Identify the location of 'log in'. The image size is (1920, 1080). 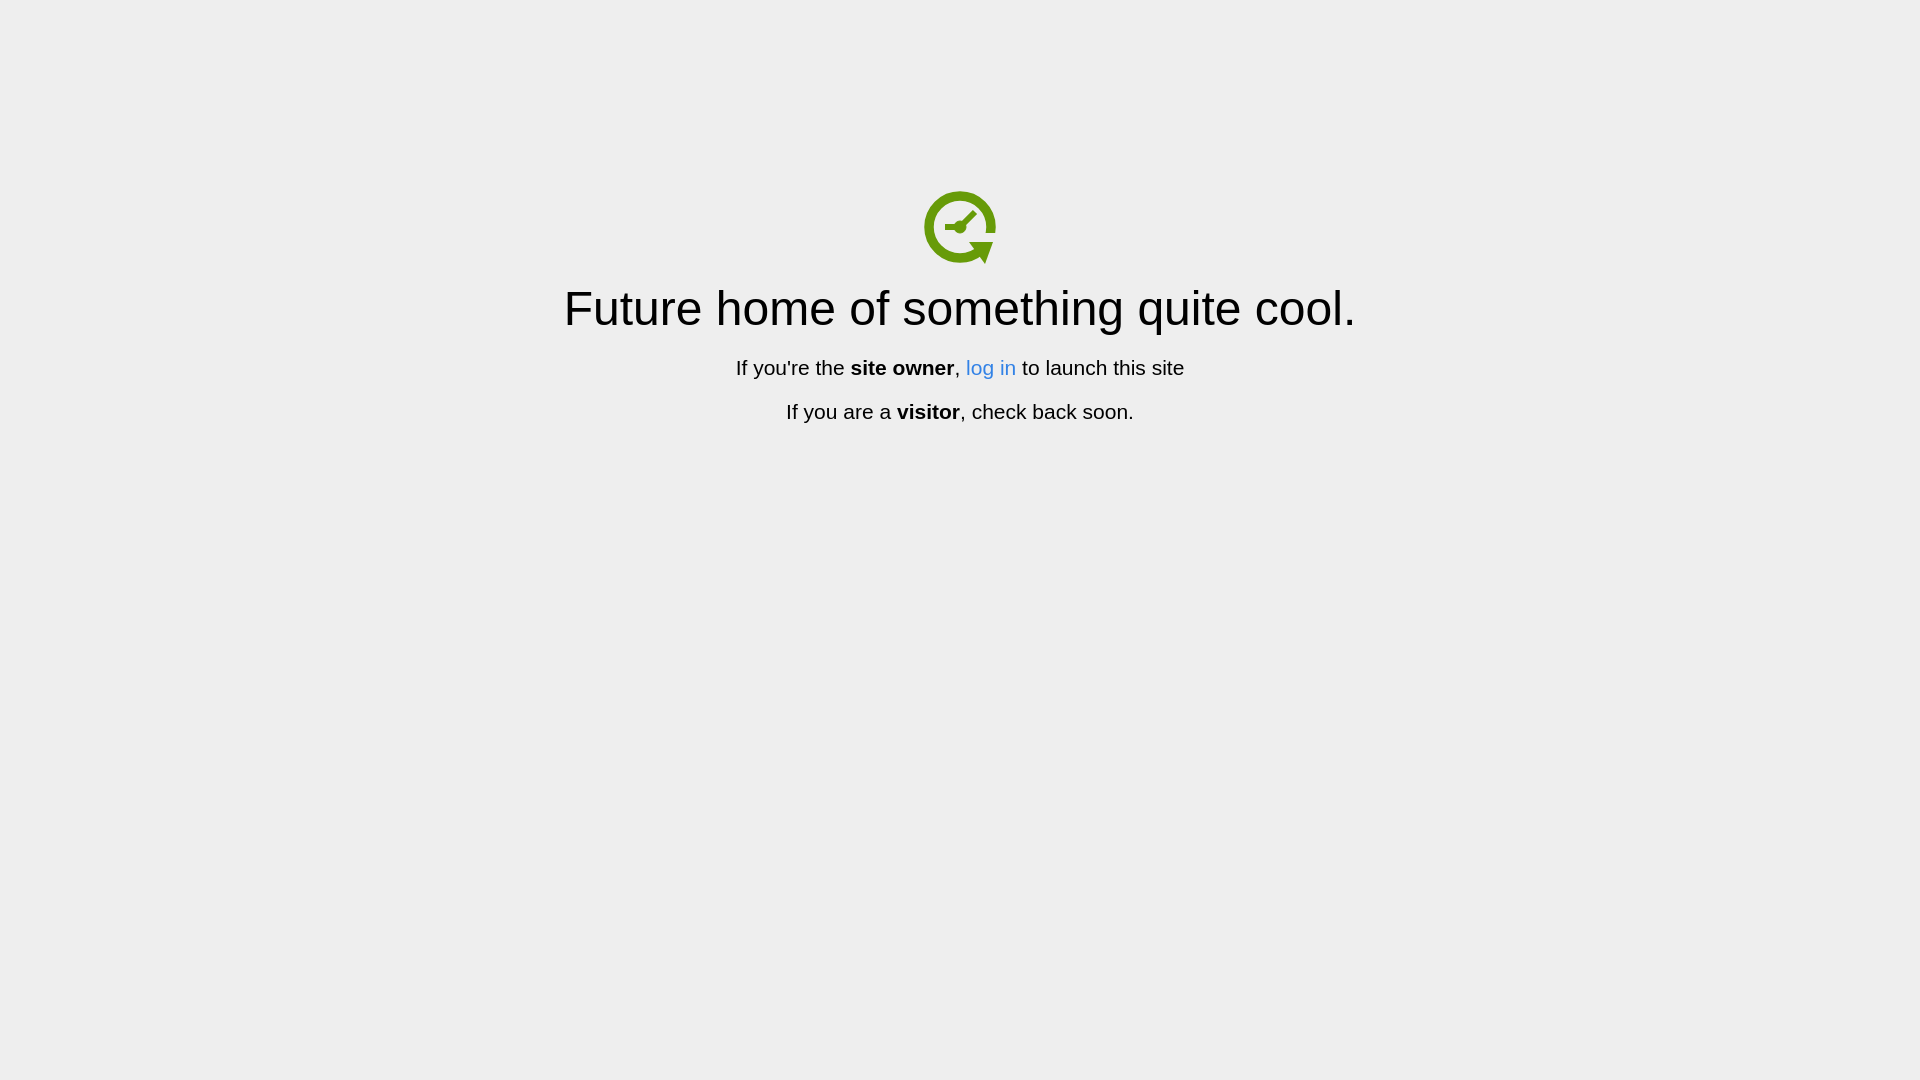
(990, 367).